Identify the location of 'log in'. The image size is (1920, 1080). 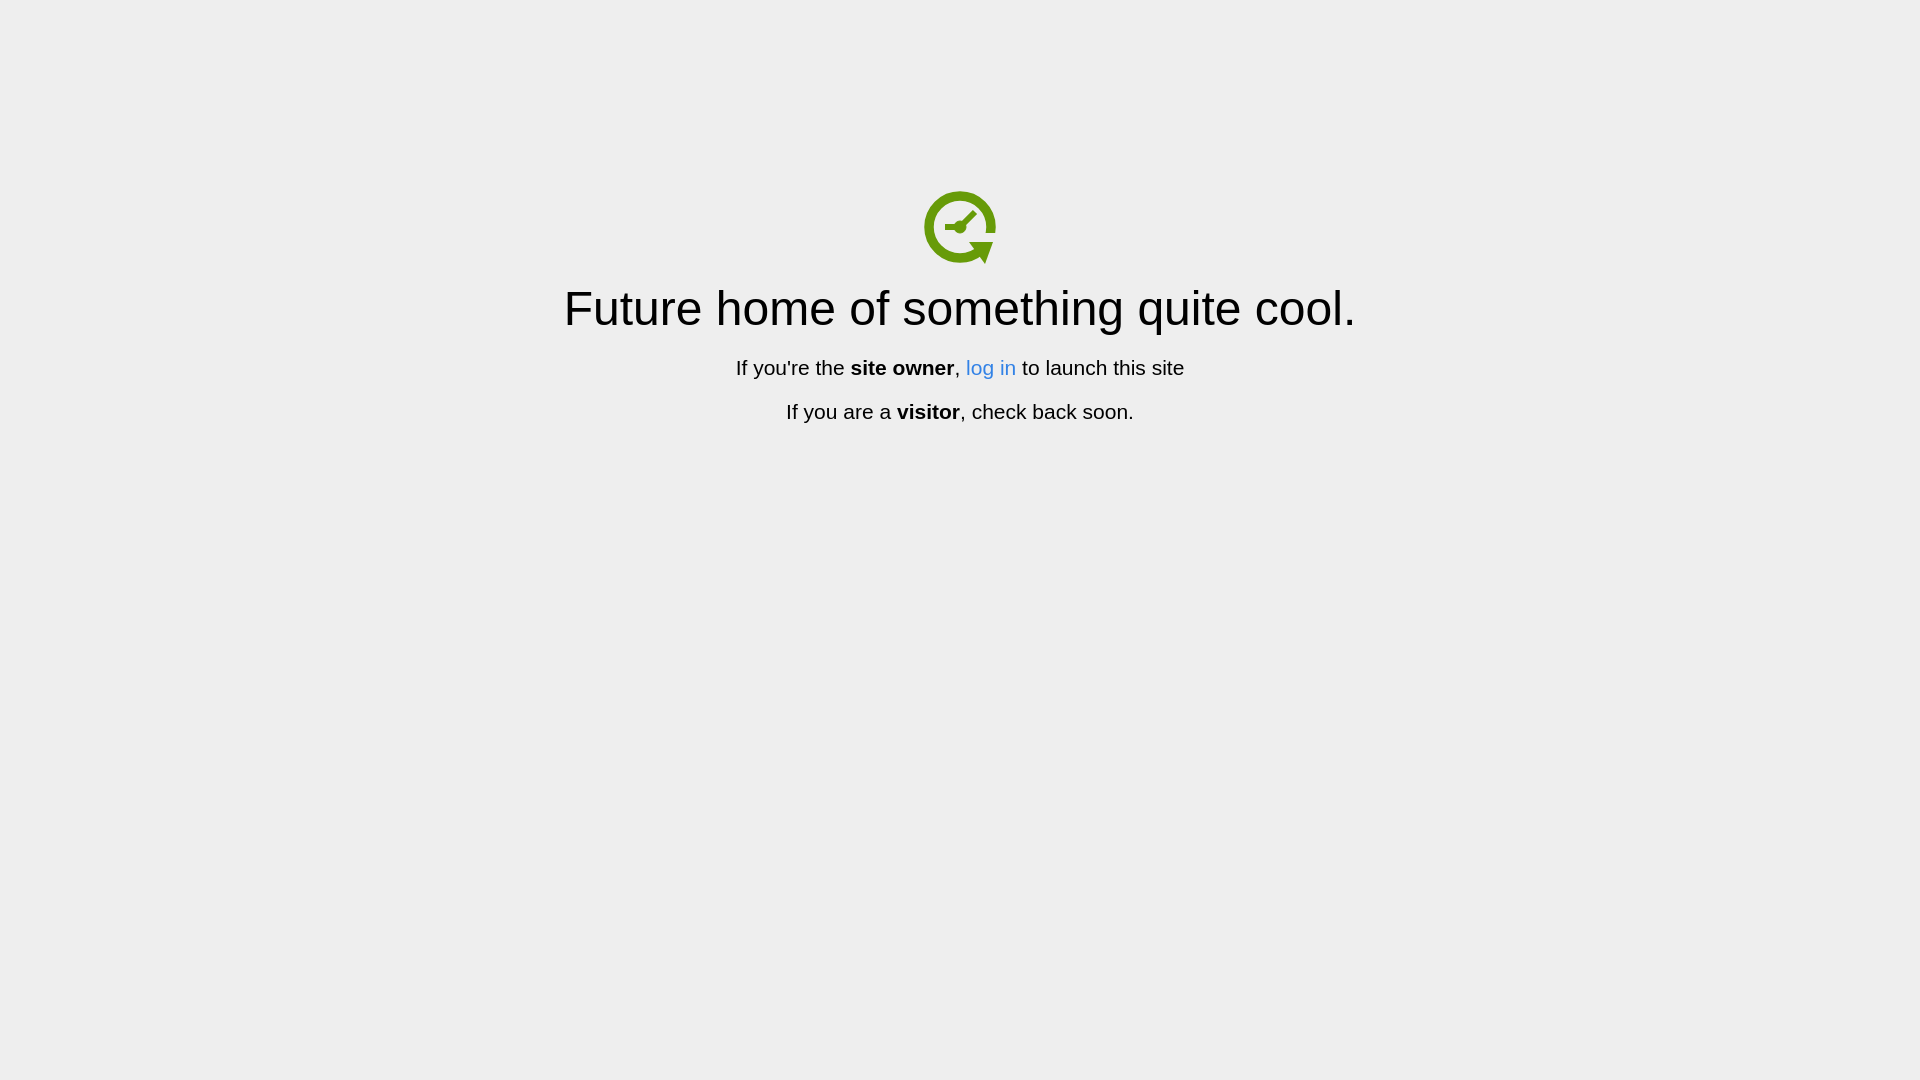
(990, 367).